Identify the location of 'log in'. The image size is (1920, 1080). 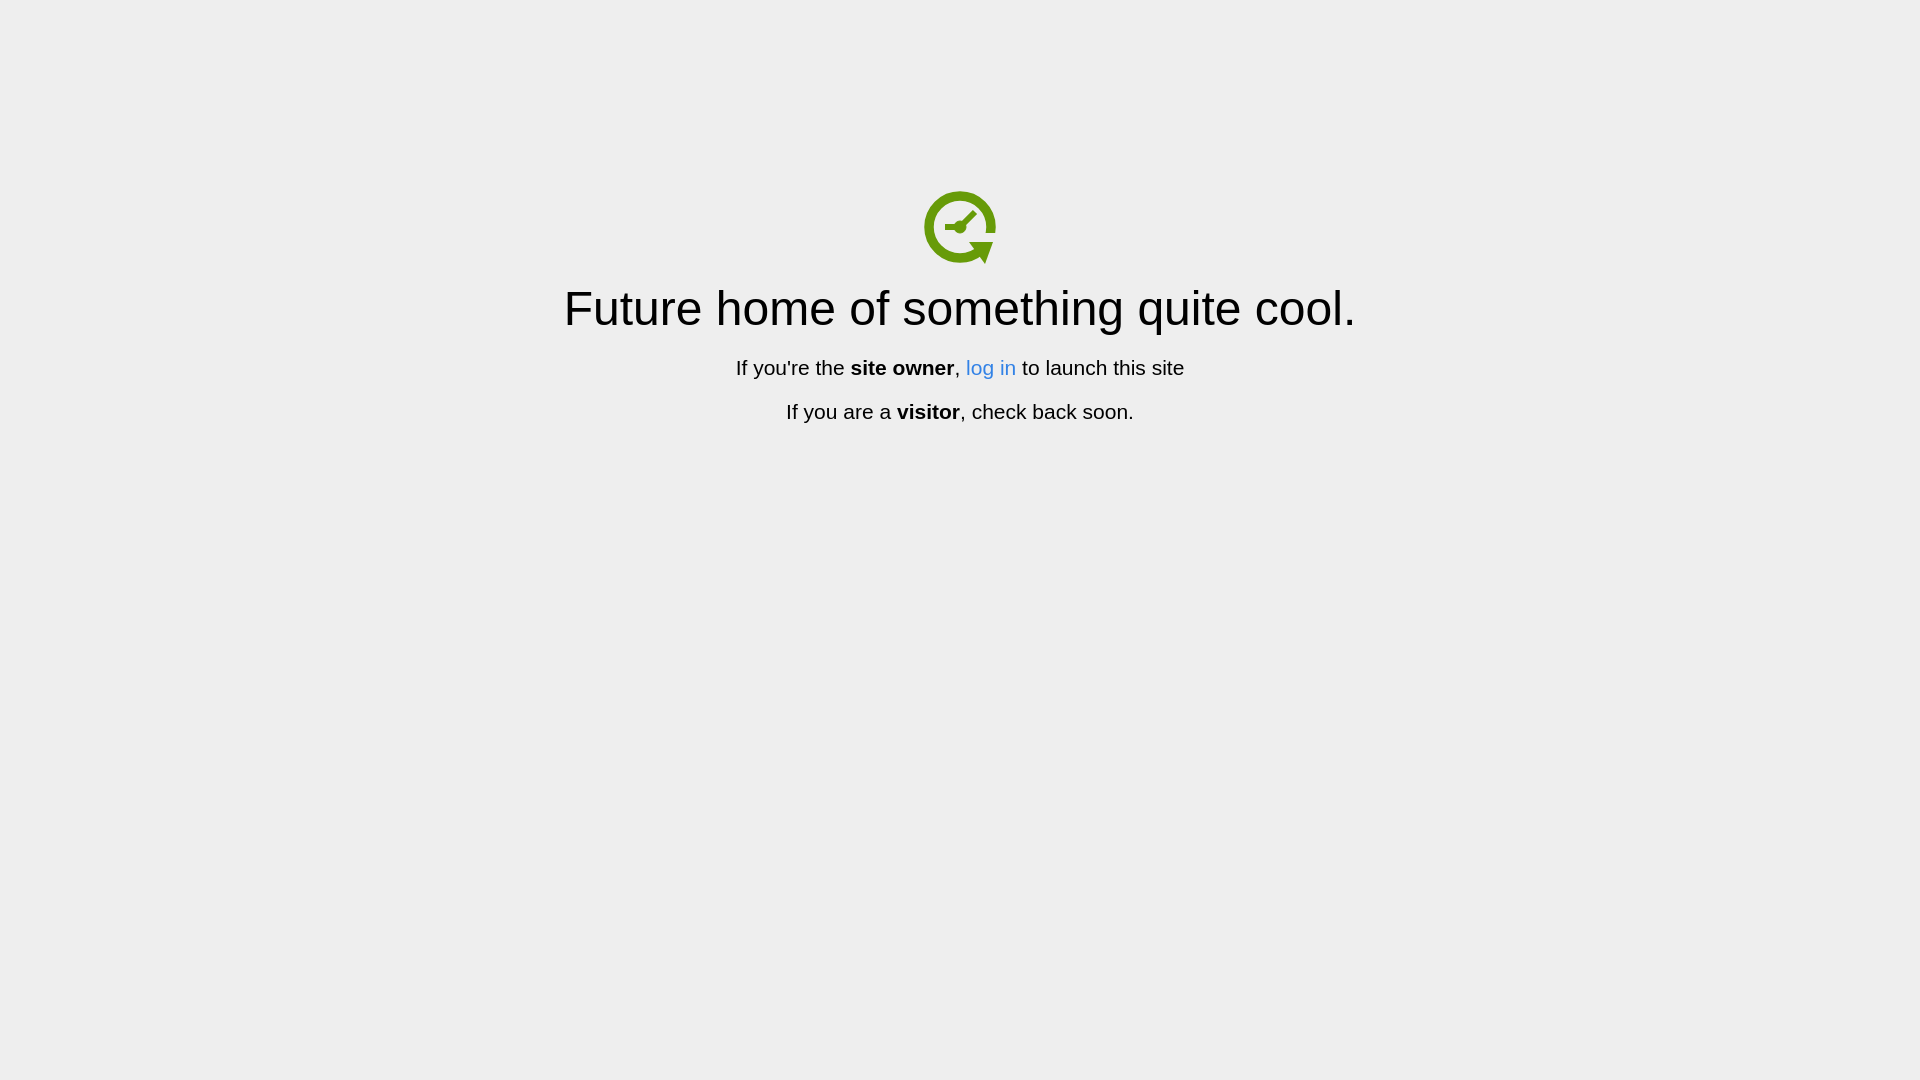
(990, 367).